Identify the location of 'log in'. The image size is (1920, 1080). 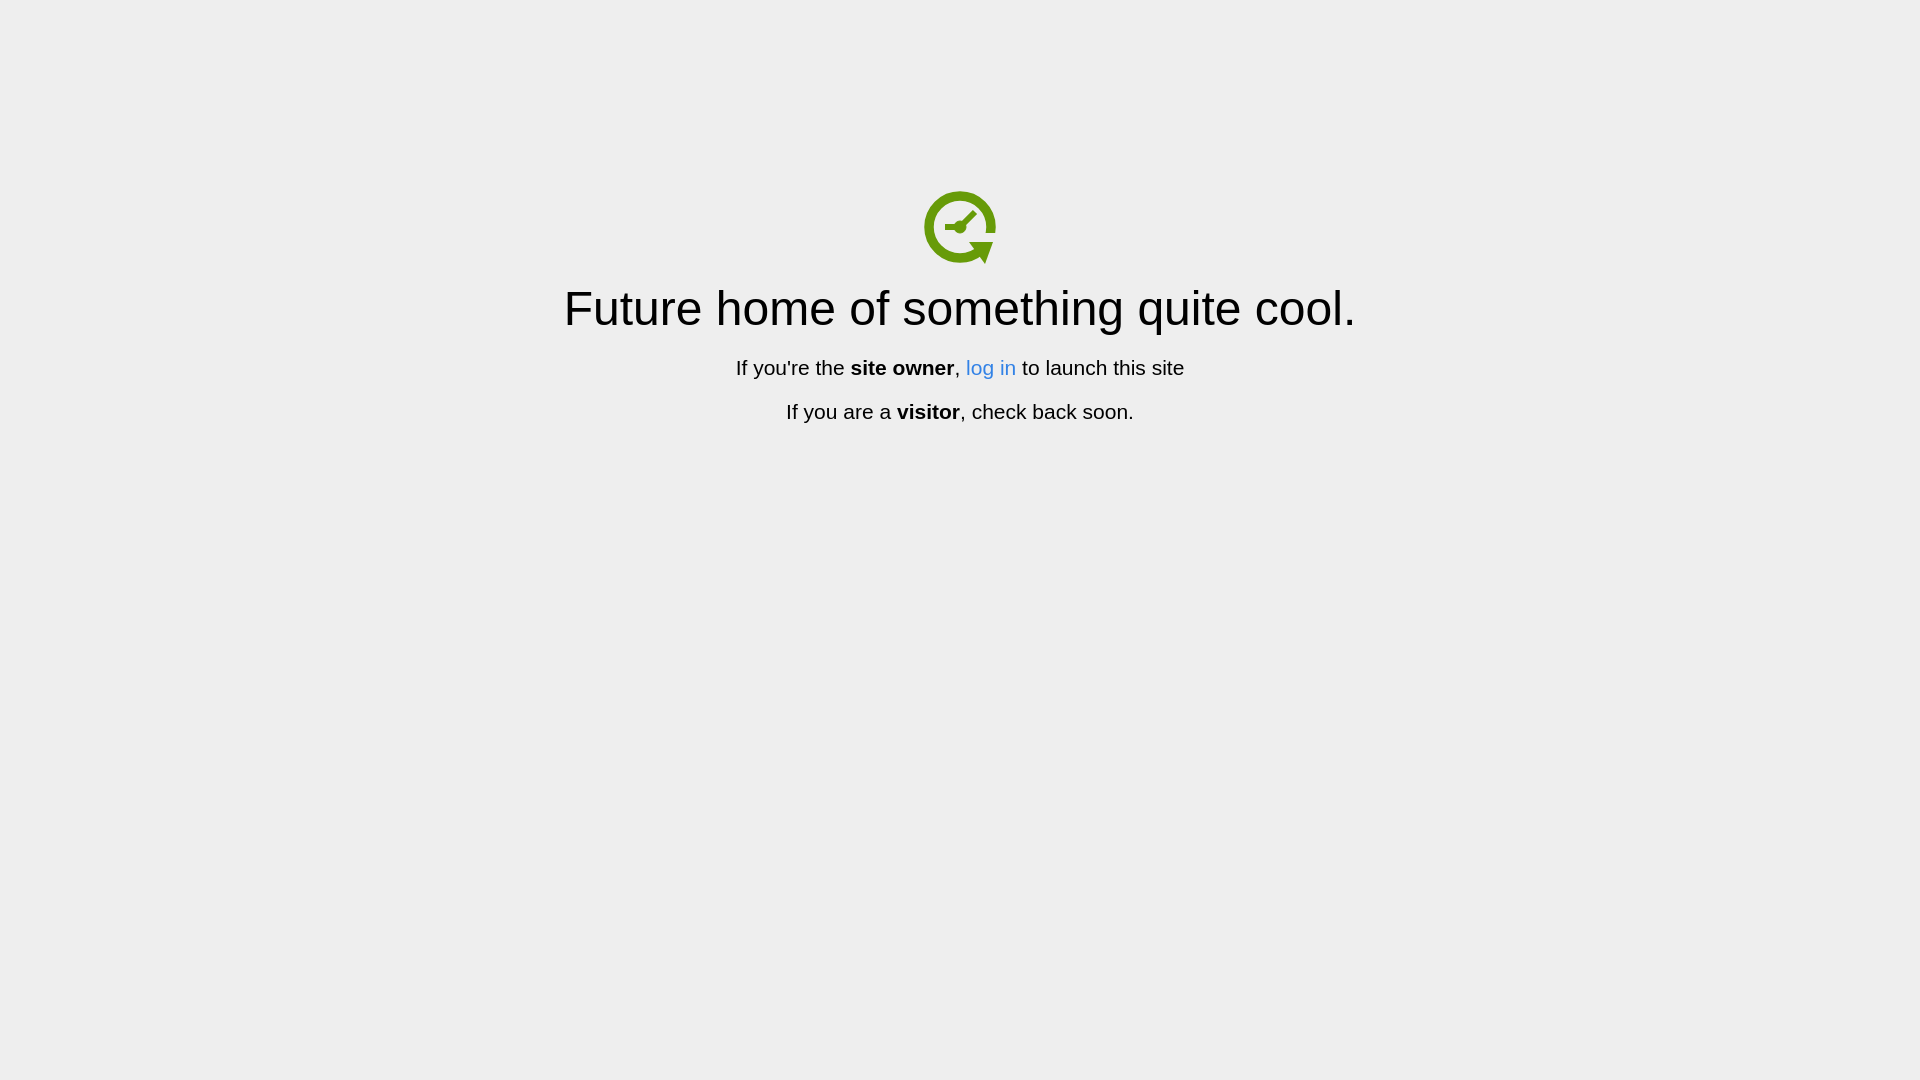
(990, 367).